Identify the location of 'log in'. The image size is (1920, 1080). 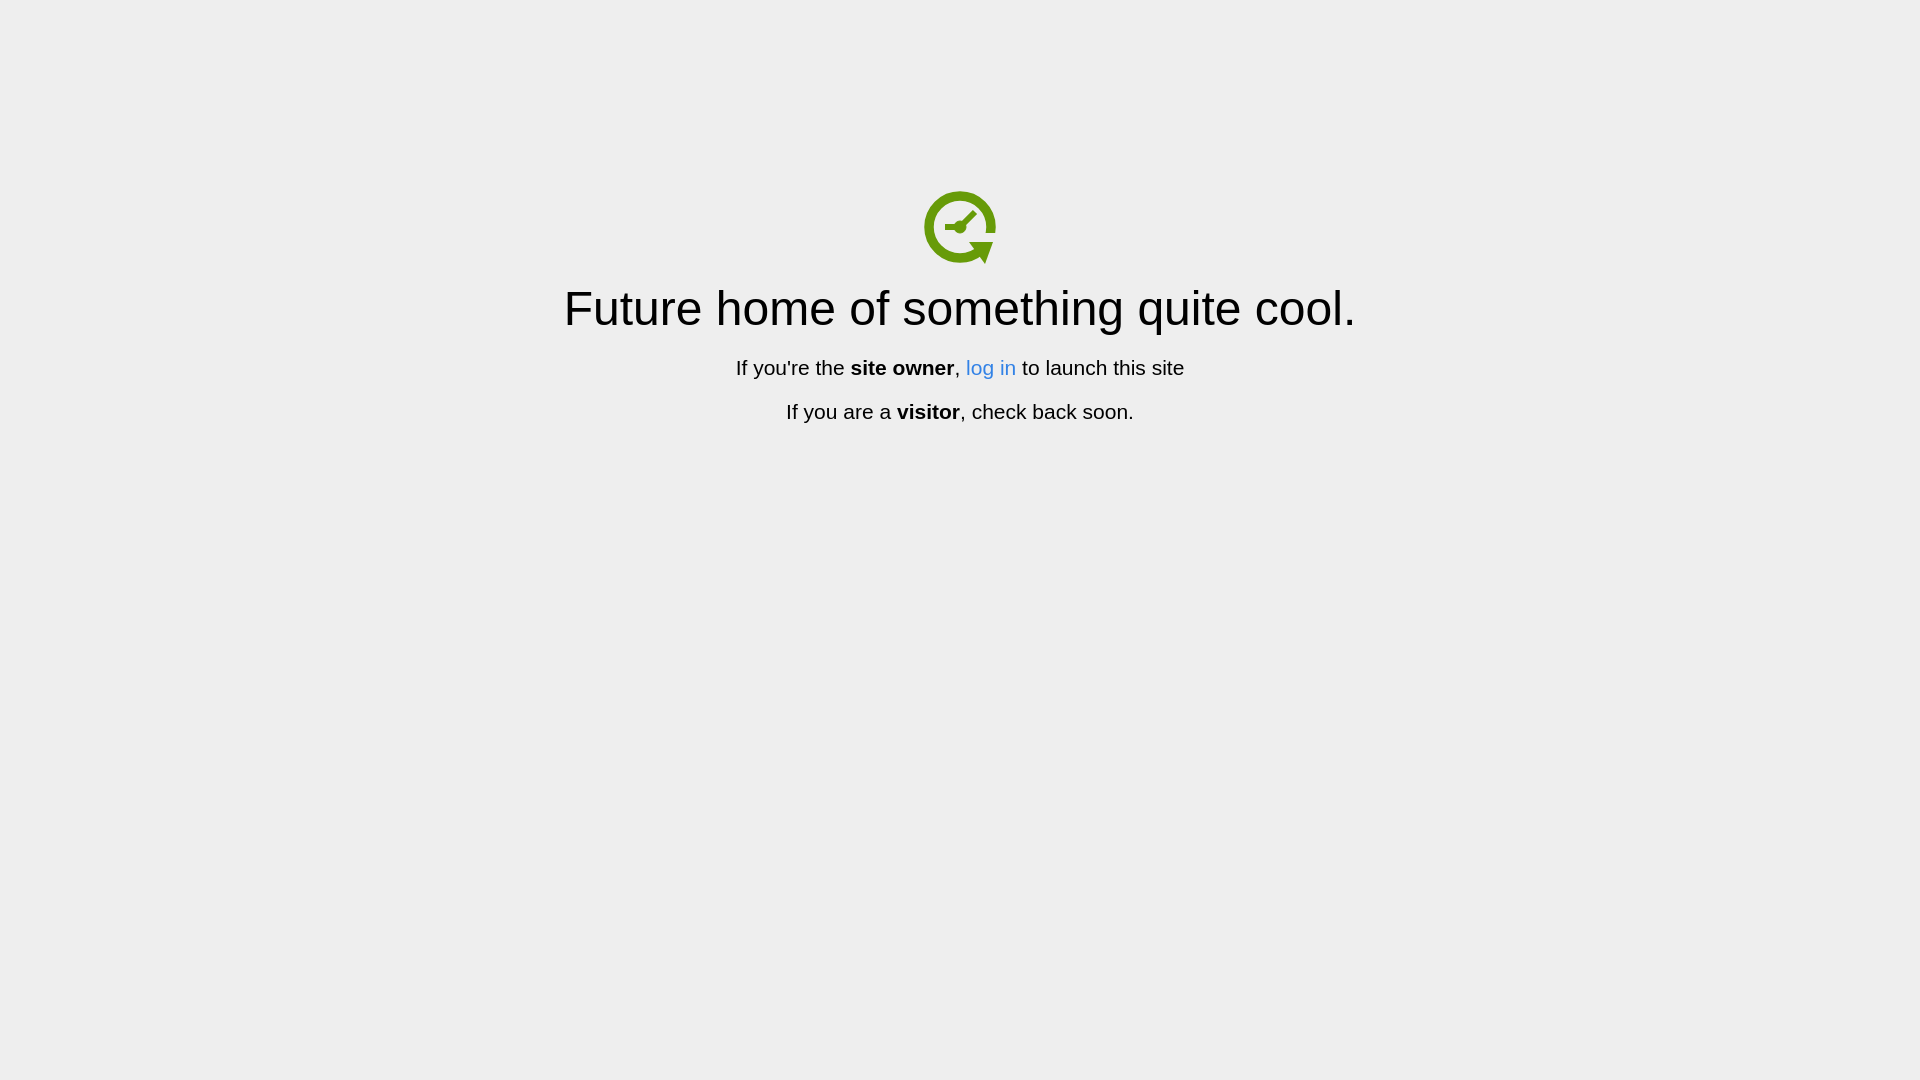
(990, 367).